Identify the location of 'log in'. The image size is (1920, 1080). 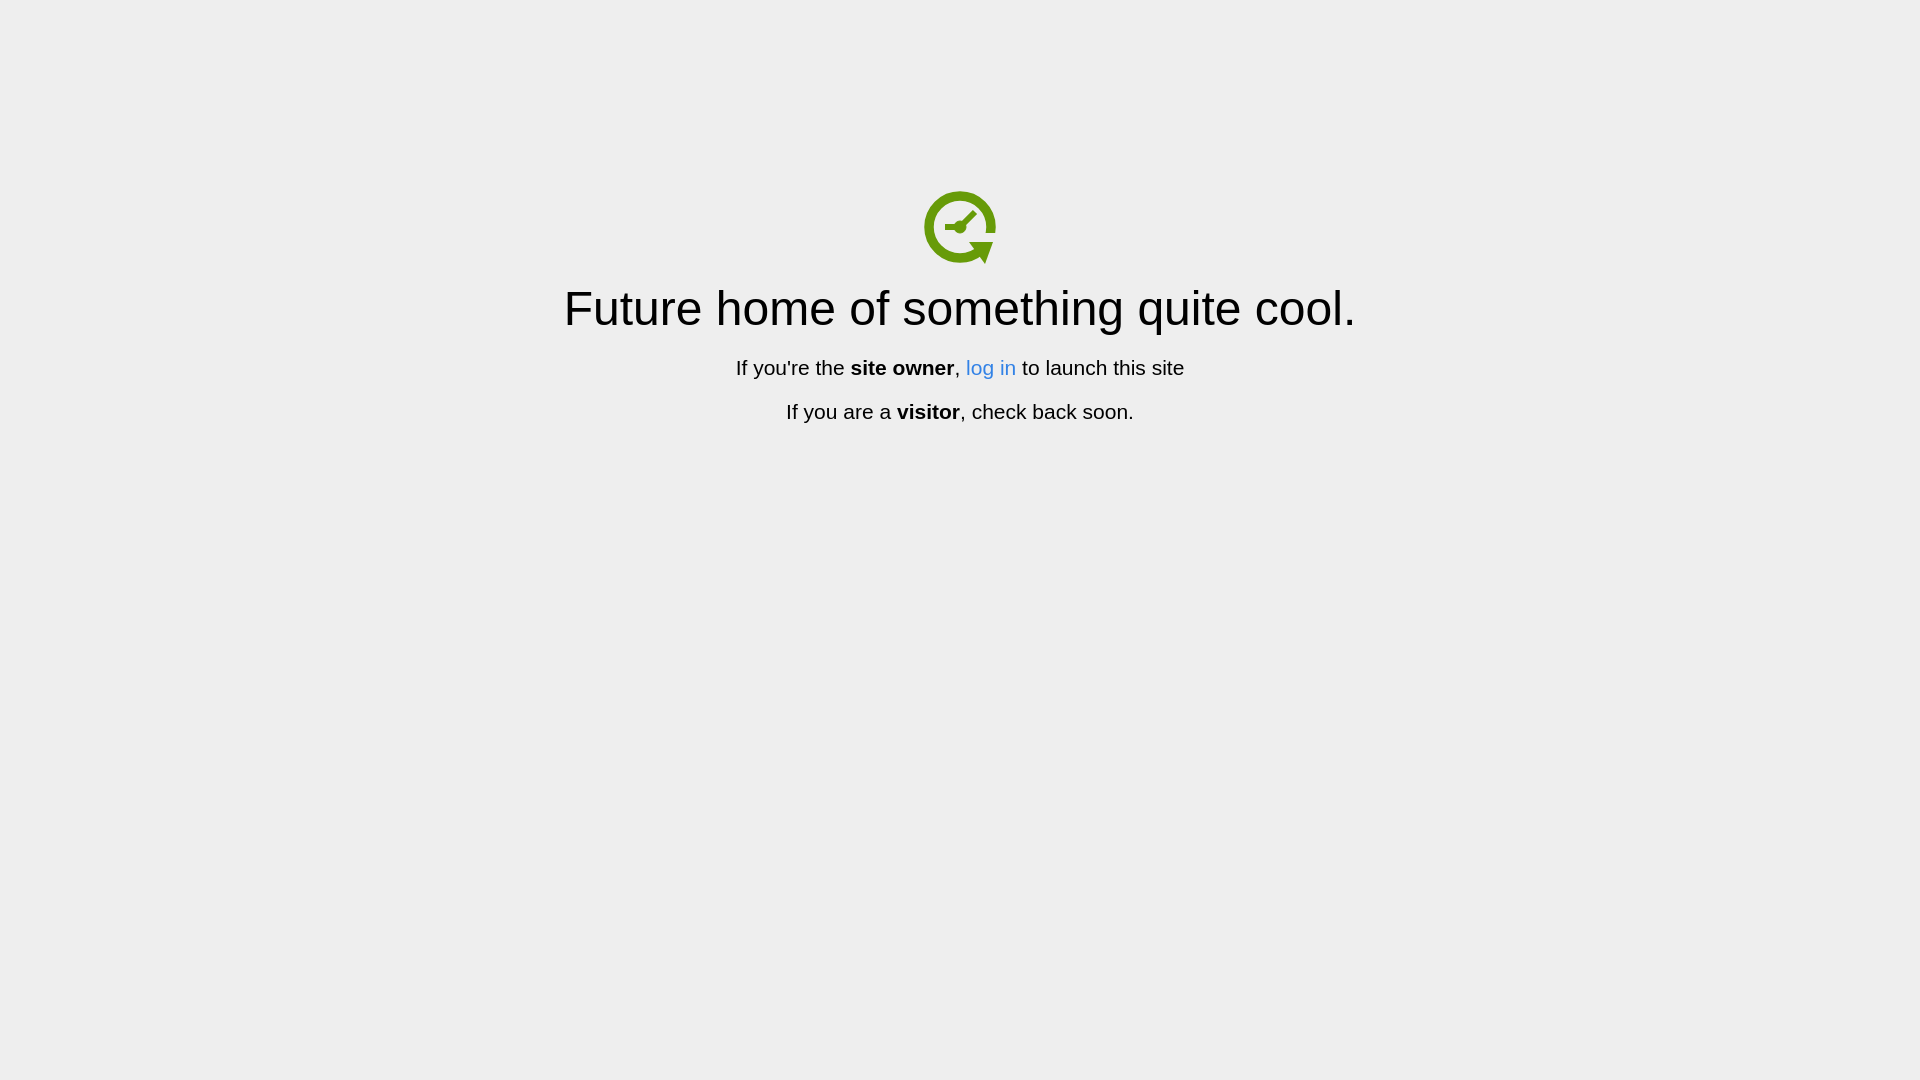
(990, 367).